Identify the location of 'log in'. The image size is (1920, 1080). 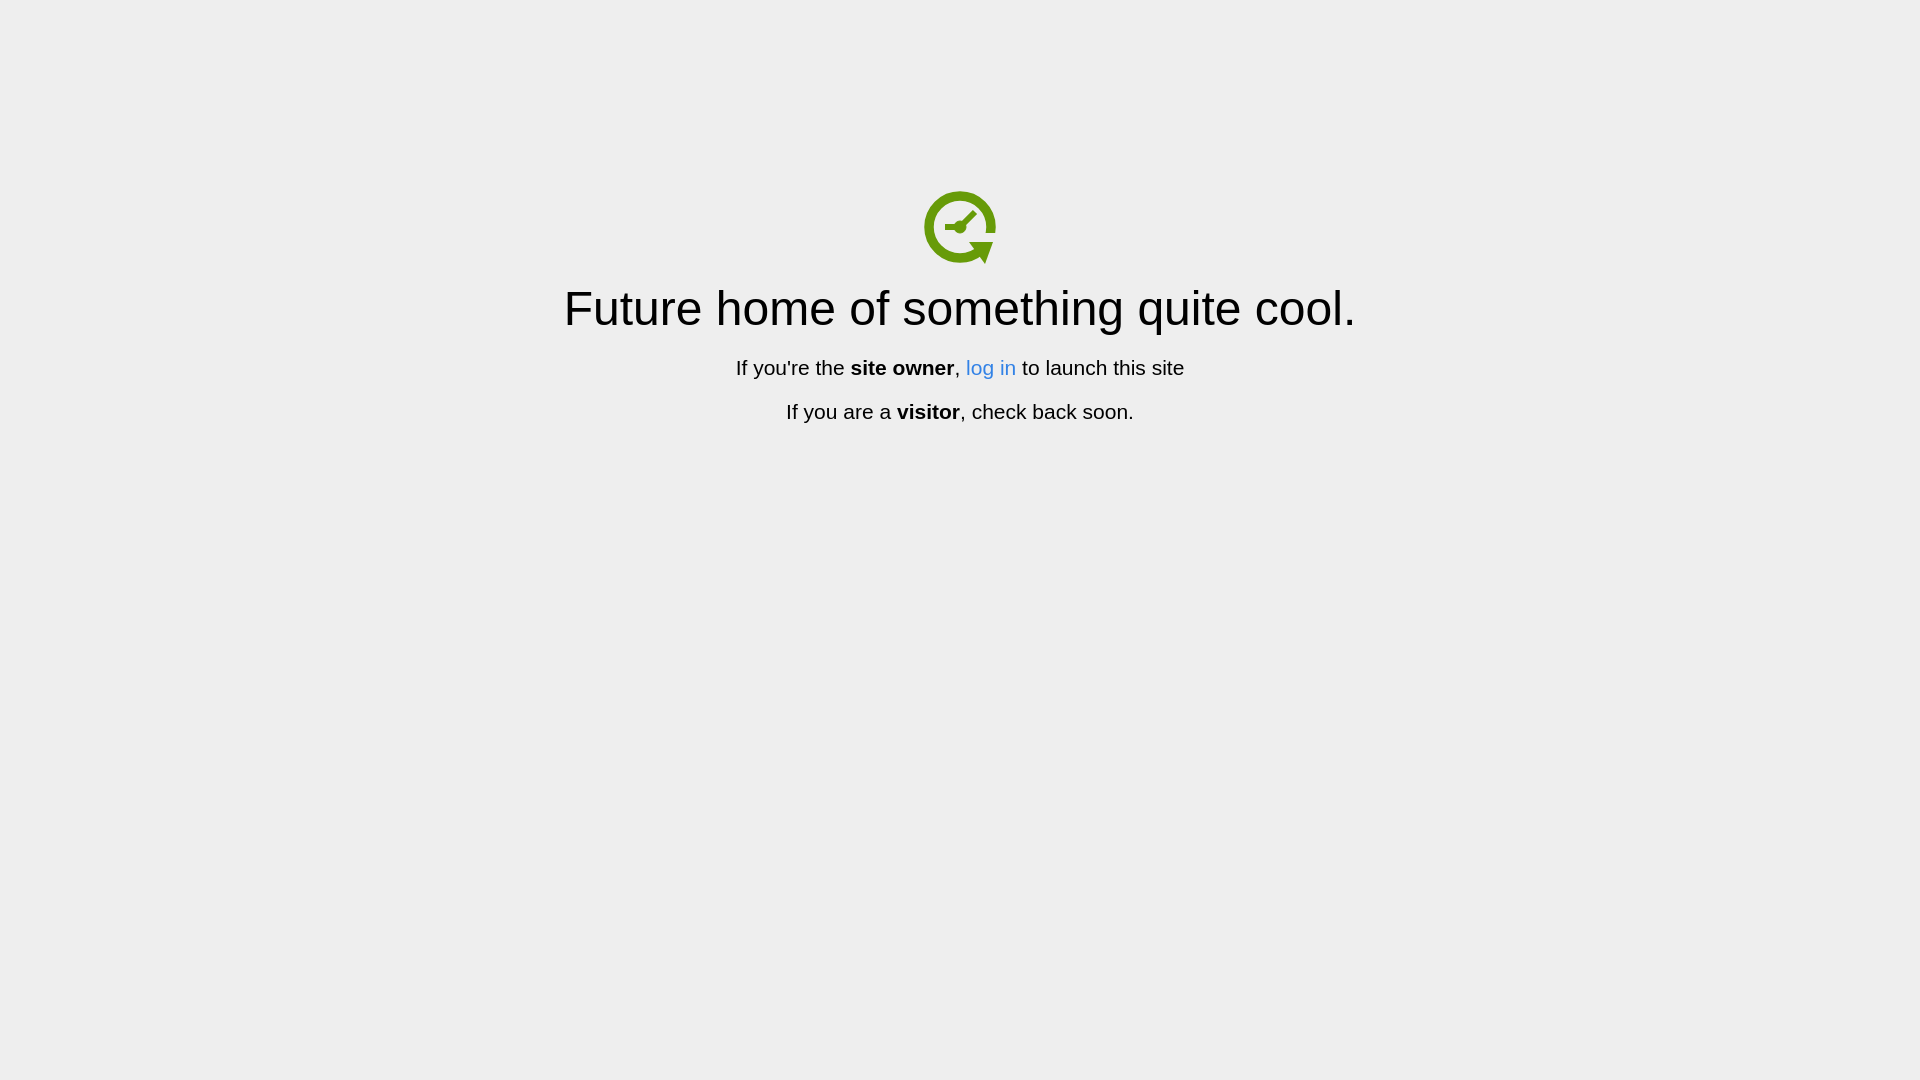
(990, 367).